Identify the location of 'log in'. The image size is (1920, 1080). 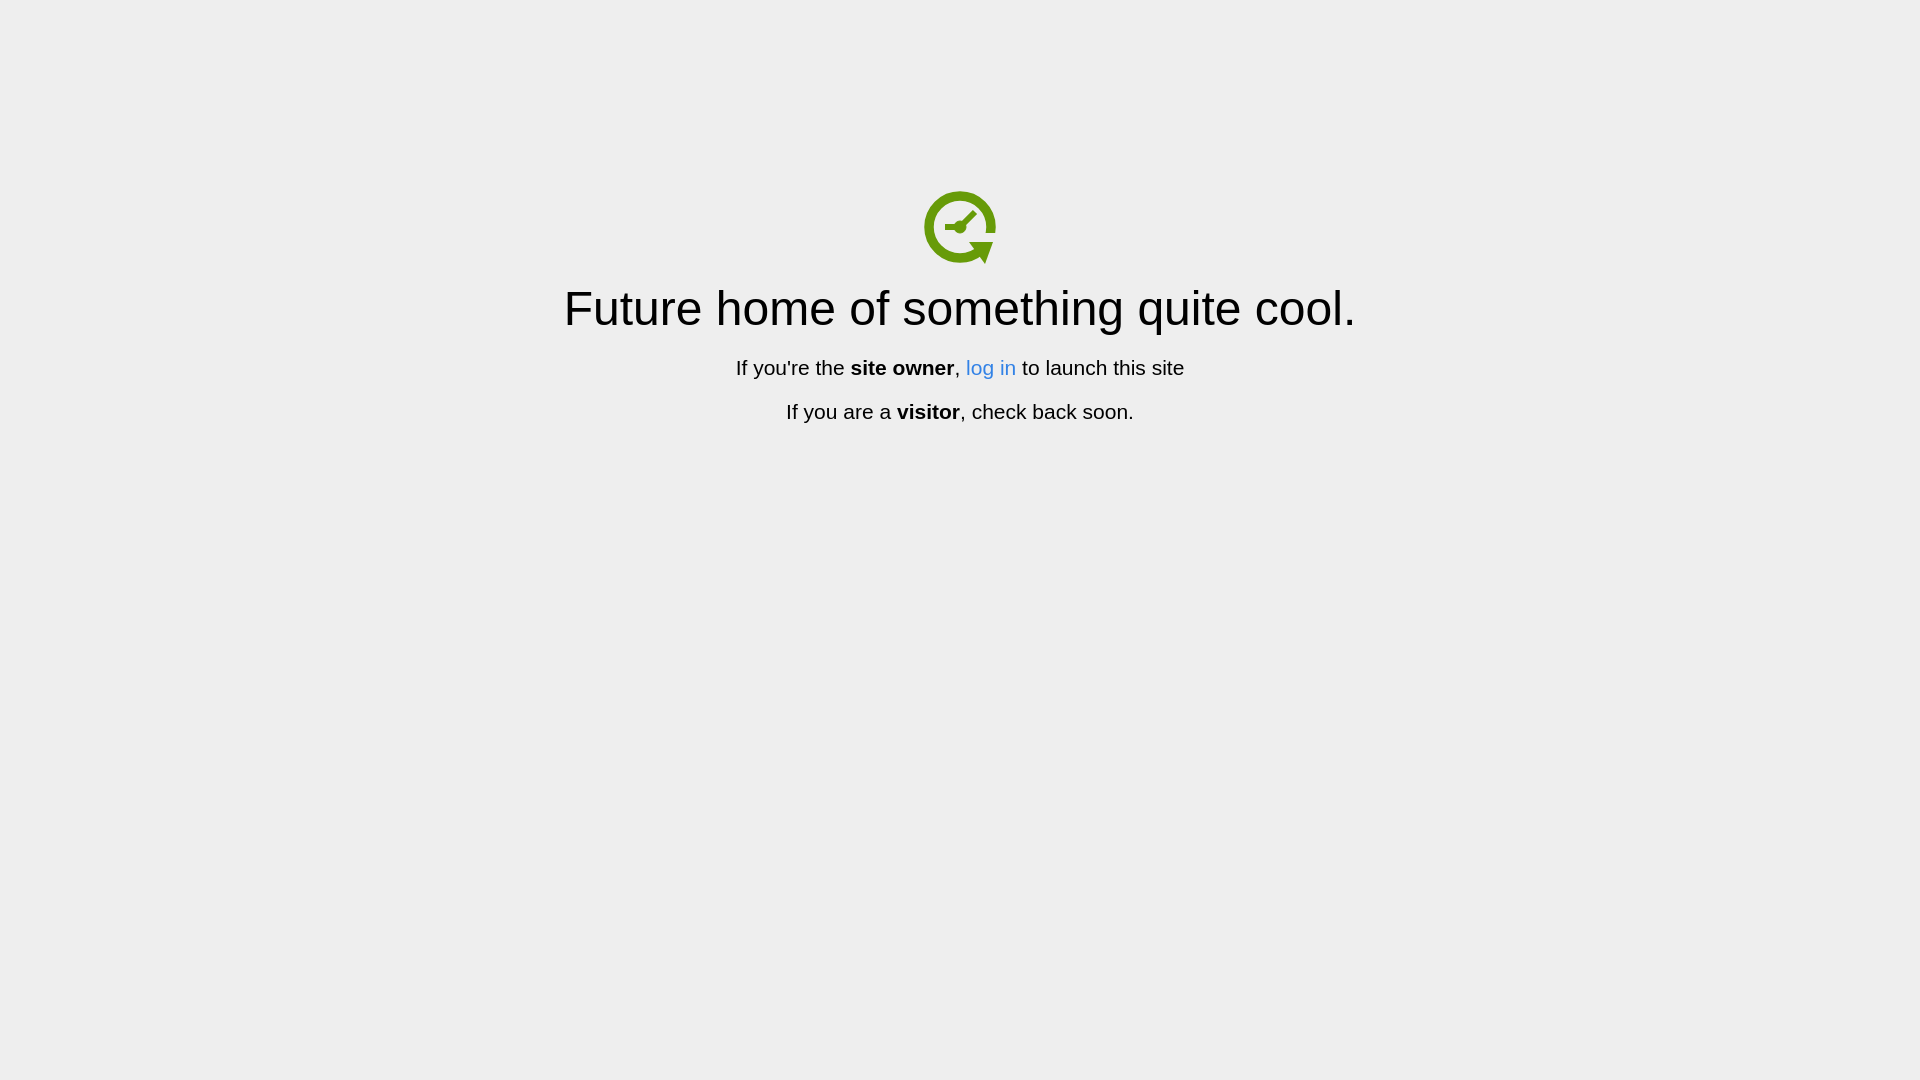
(990, 367).